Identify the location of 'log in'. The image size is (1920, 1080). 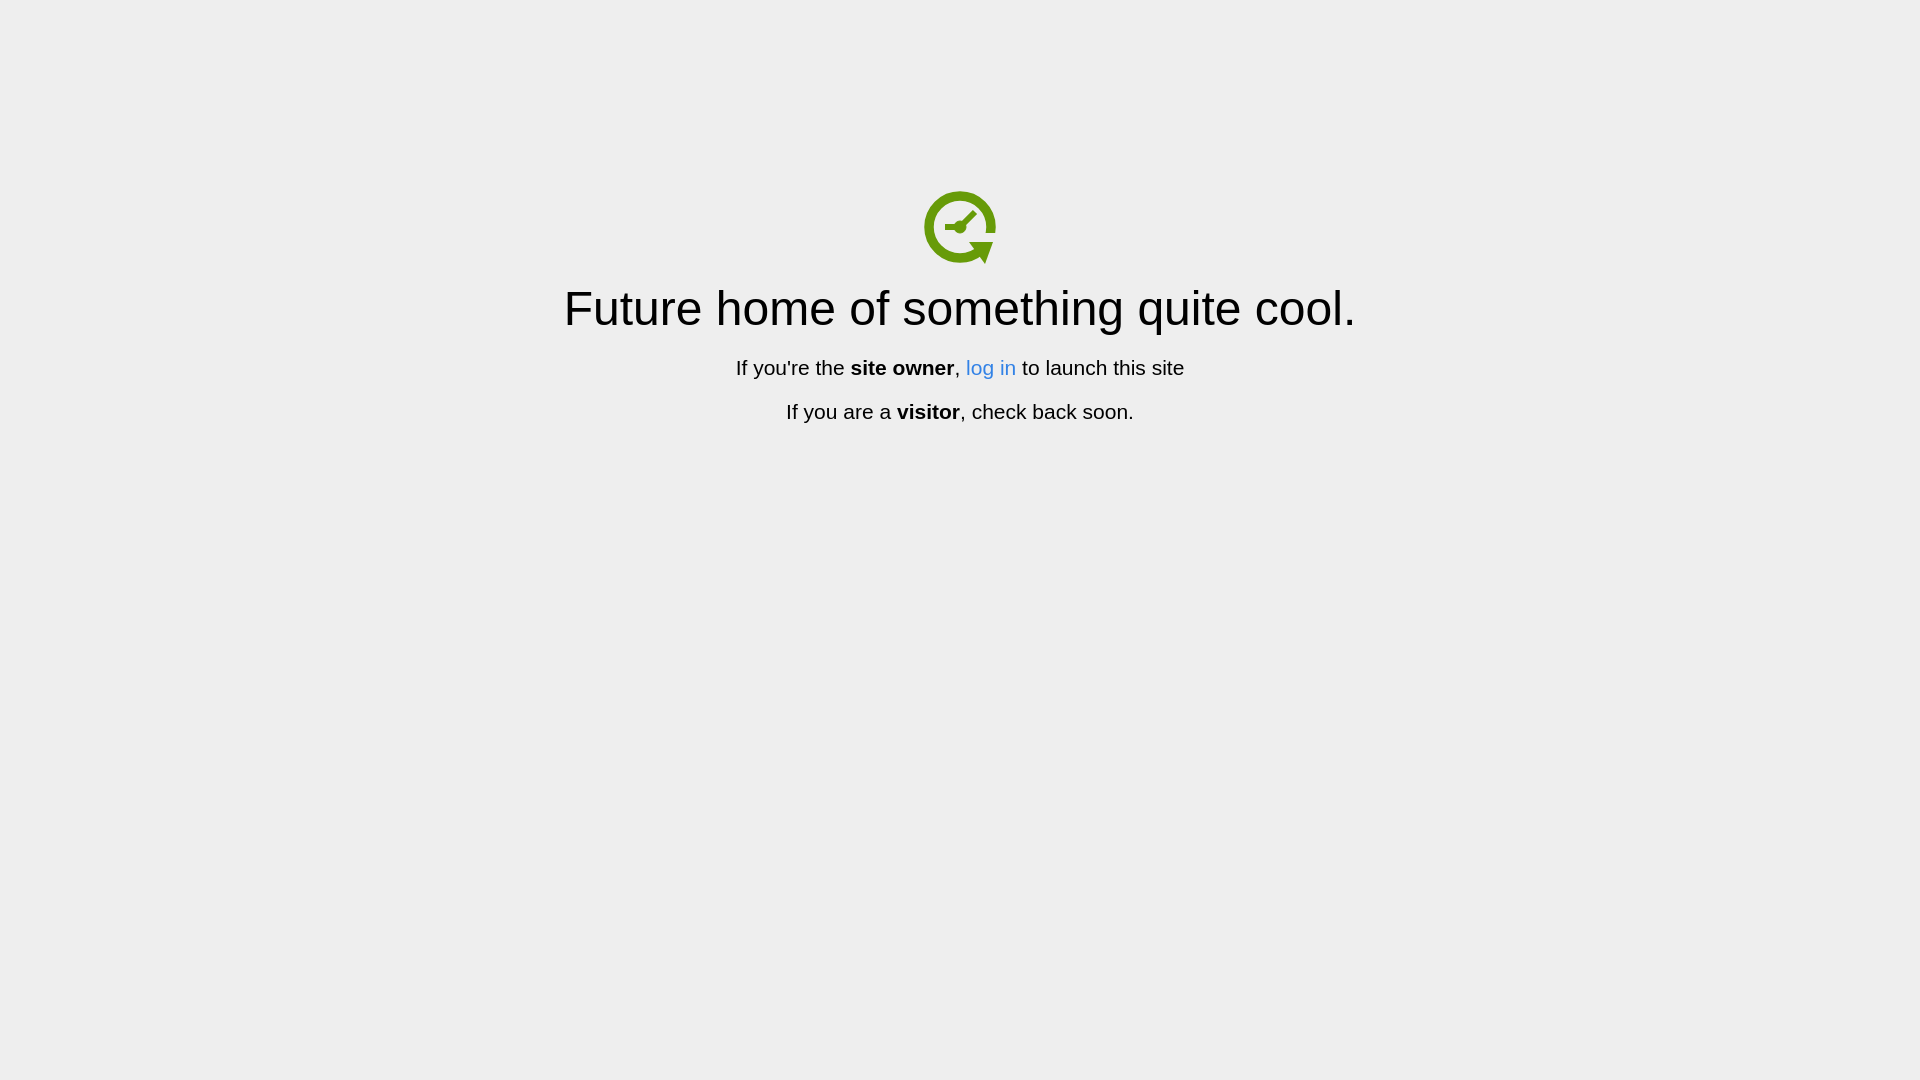
(990, 367).